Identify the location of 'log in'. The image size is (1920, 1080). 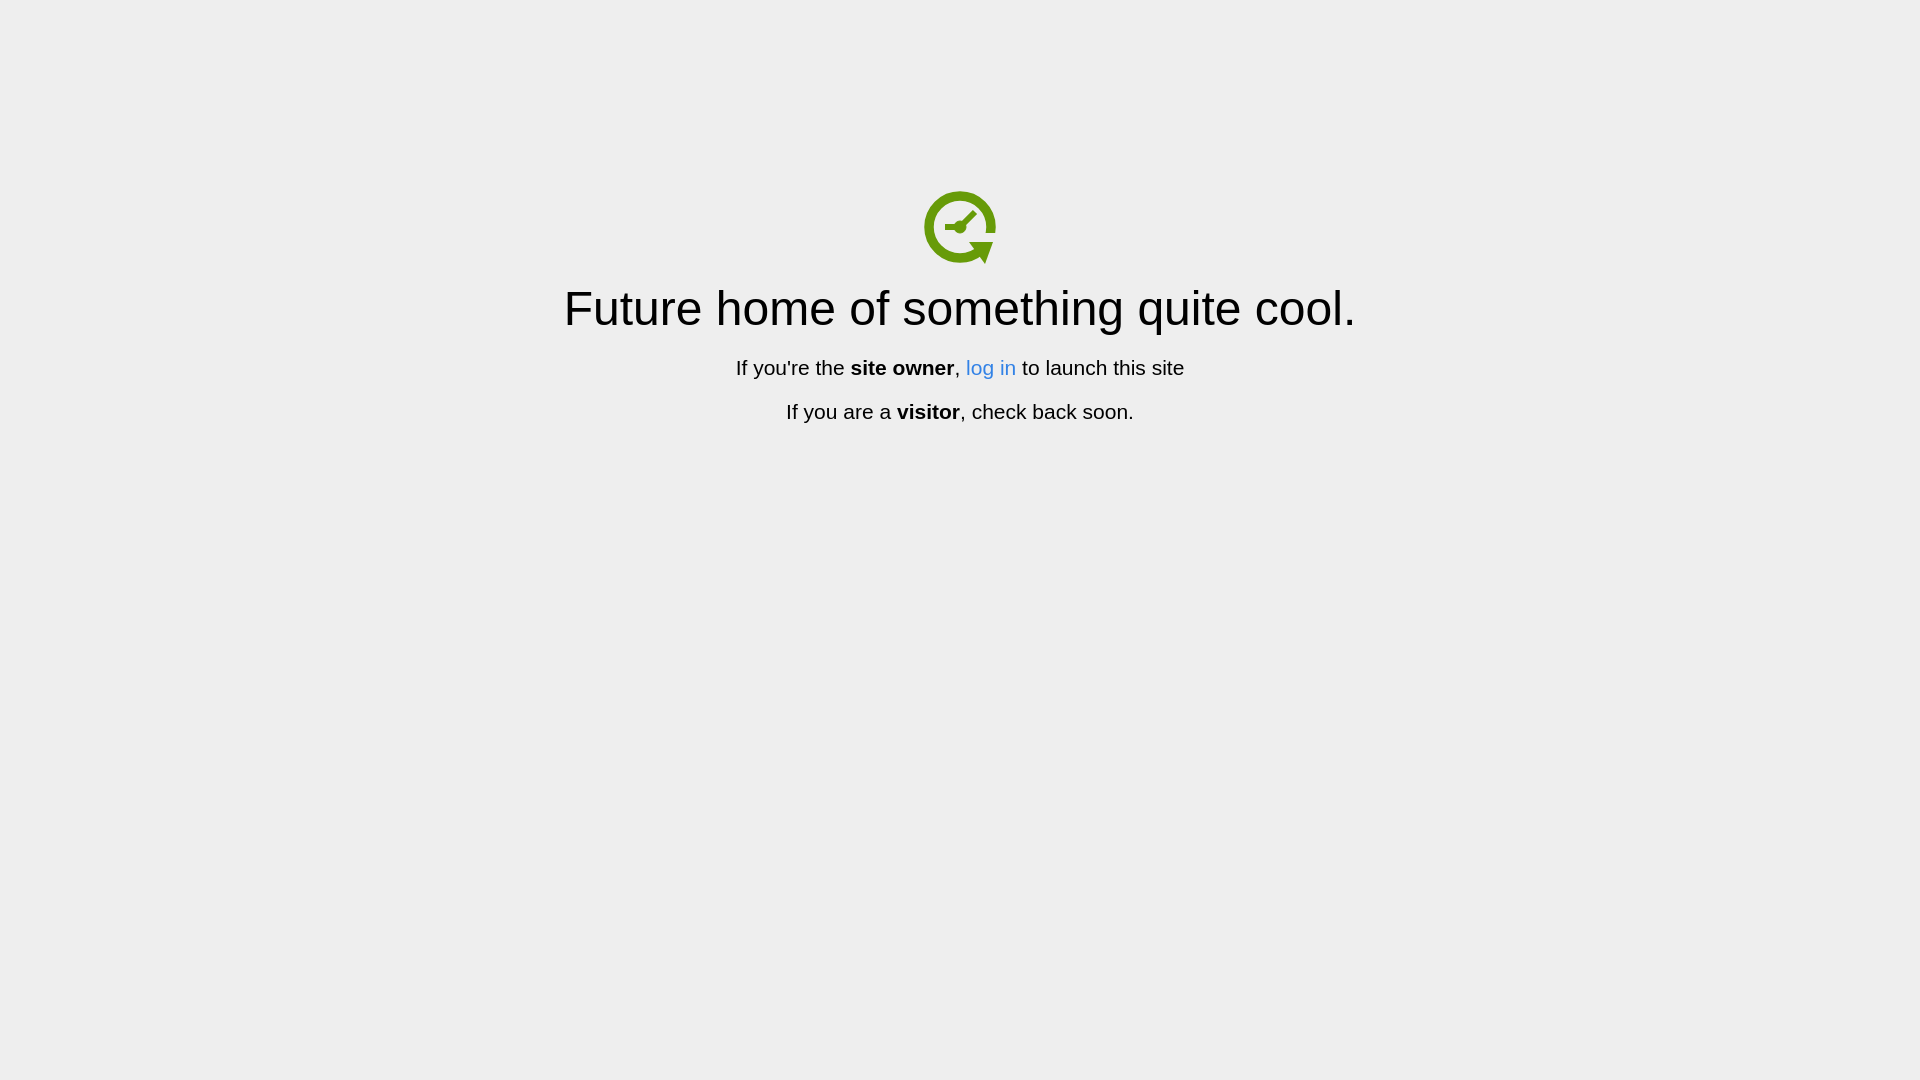
(990, 367).